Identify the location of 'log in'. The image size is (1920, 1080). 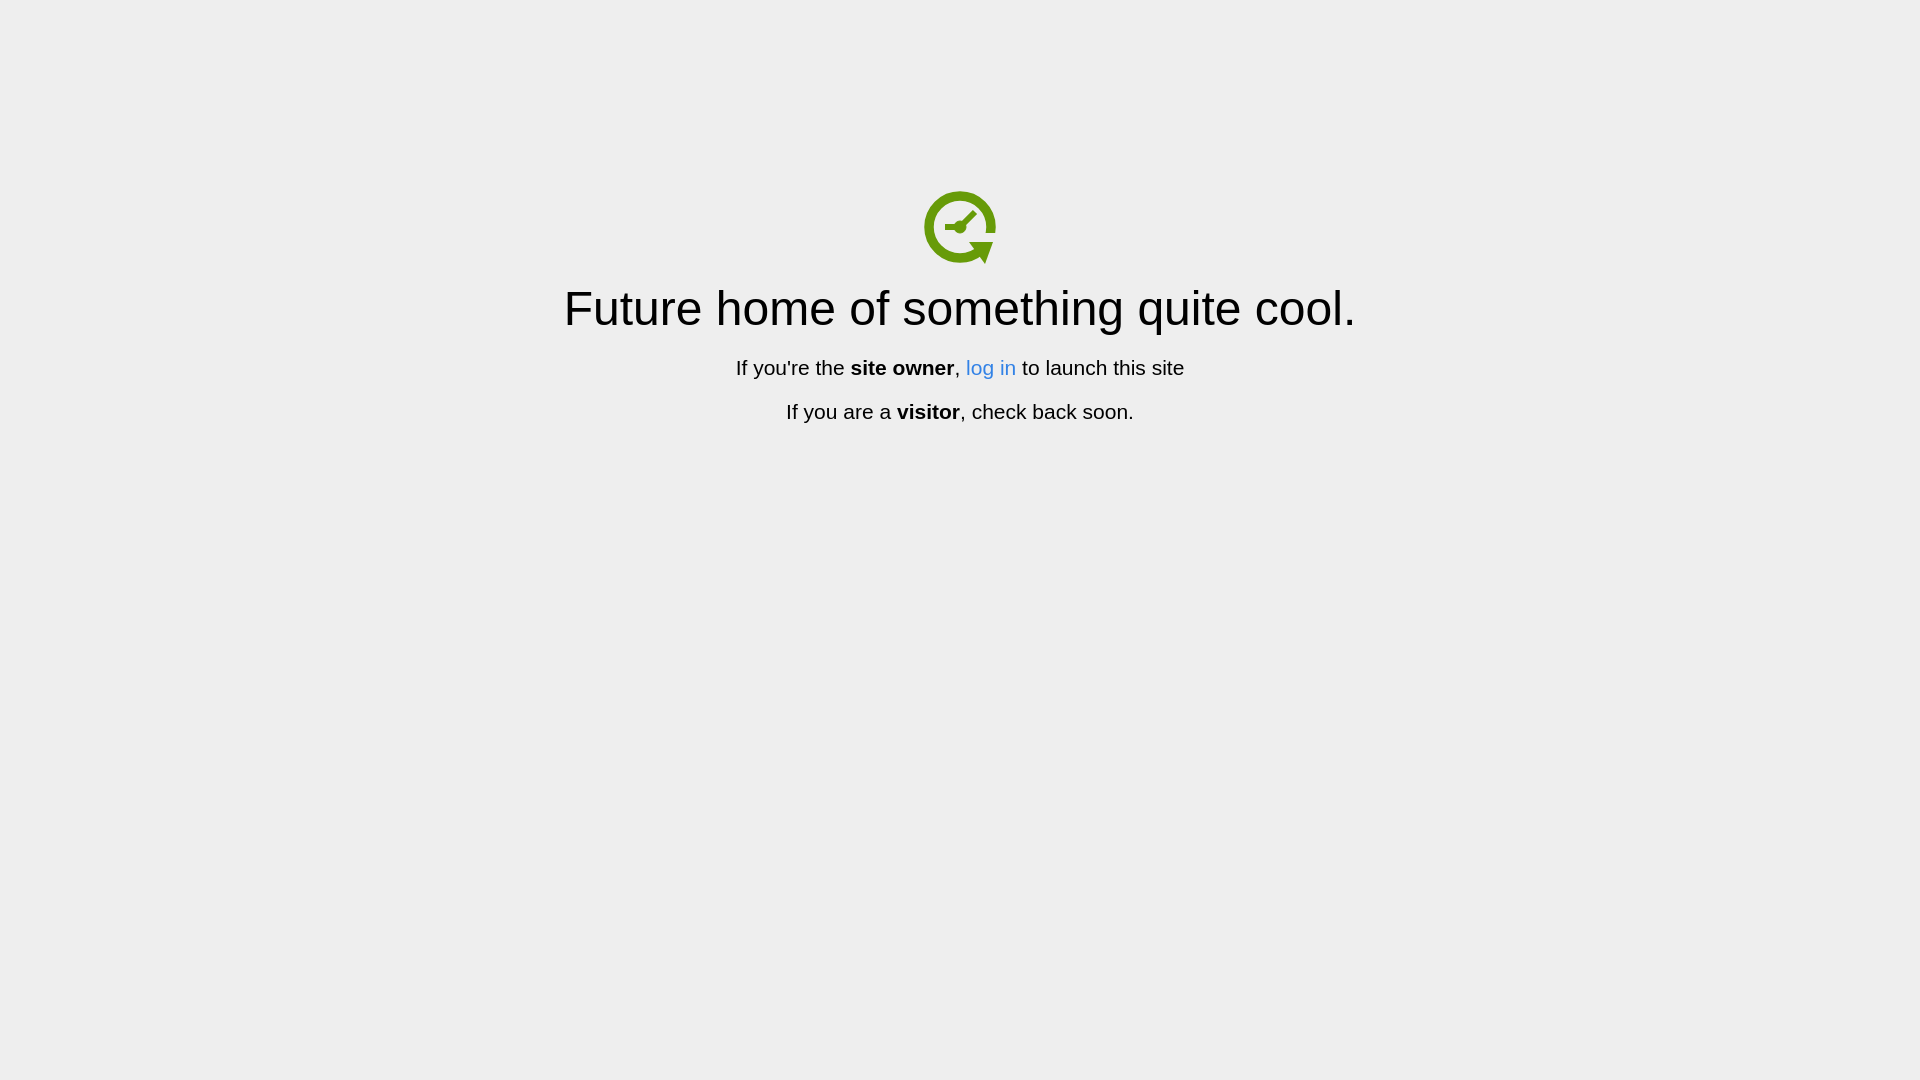
(990, 367).